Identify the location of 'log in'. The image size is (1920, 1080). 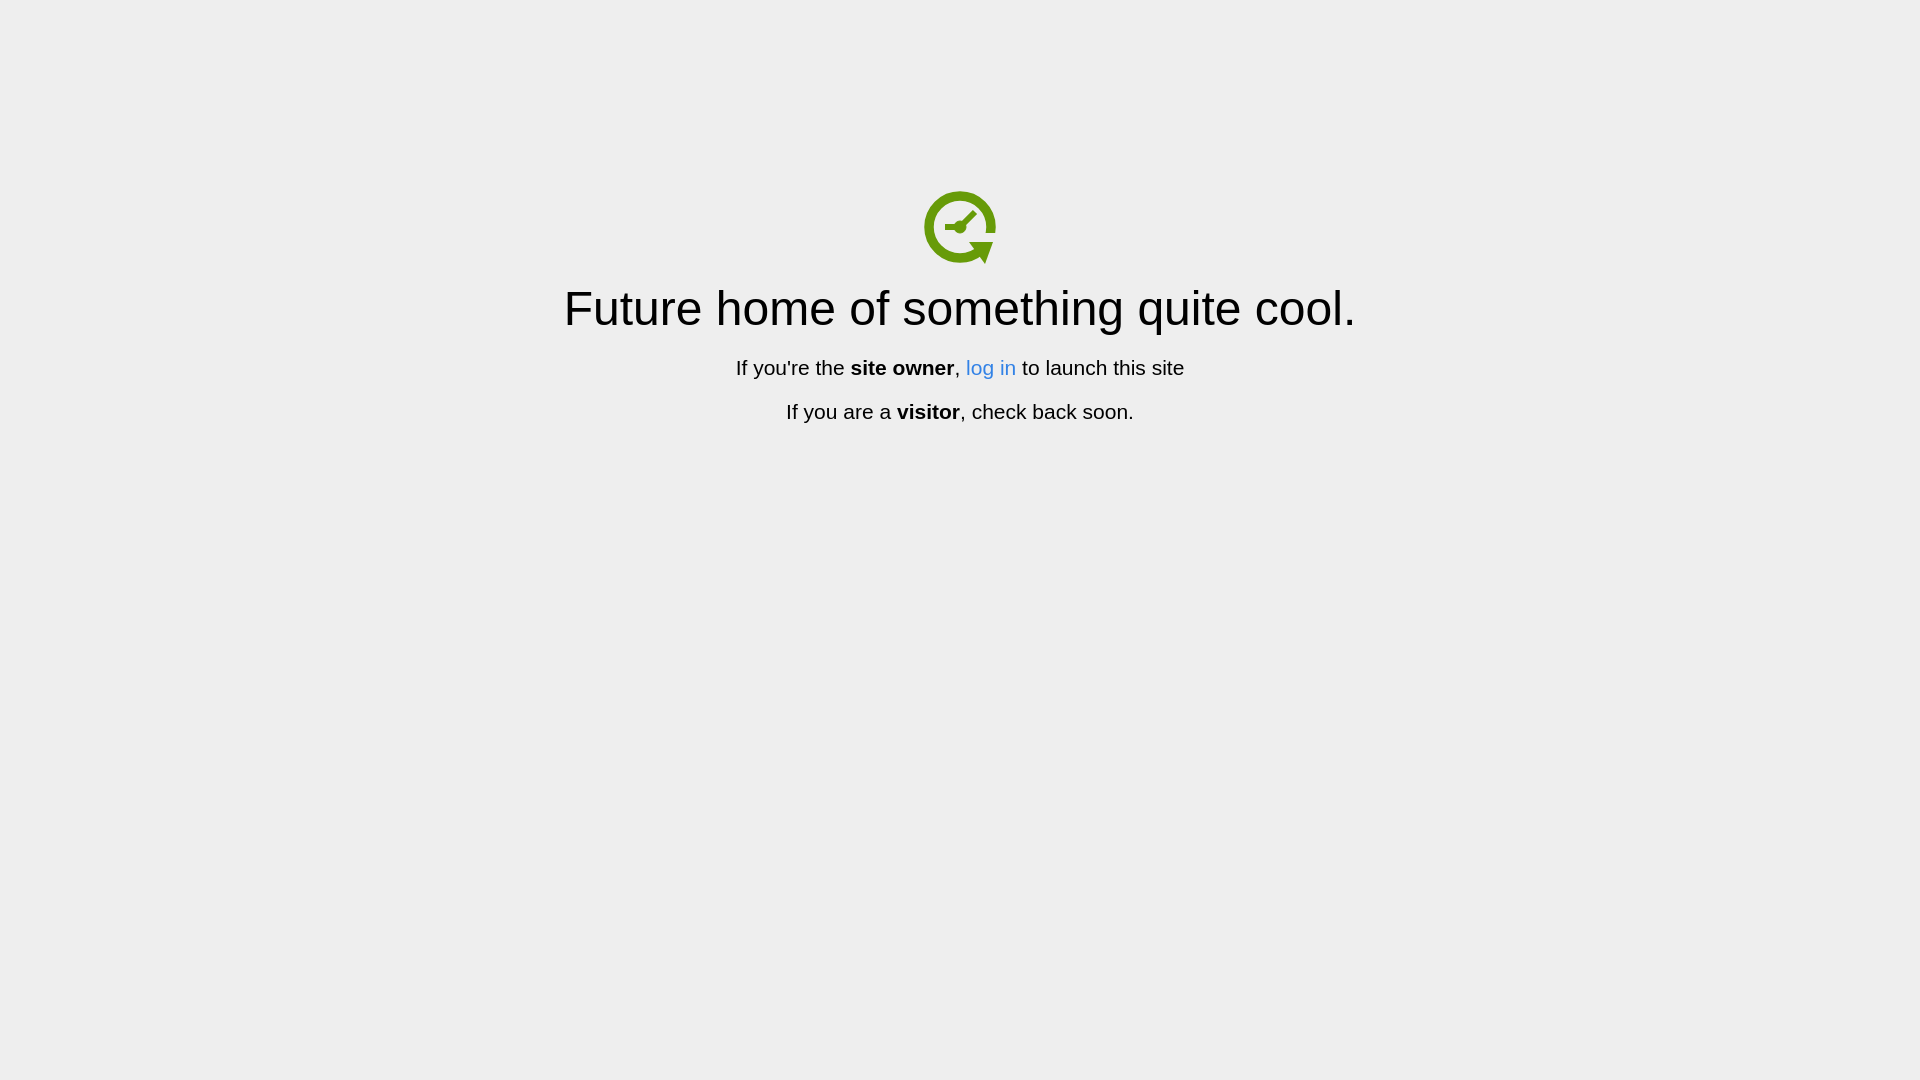
(990, 367).